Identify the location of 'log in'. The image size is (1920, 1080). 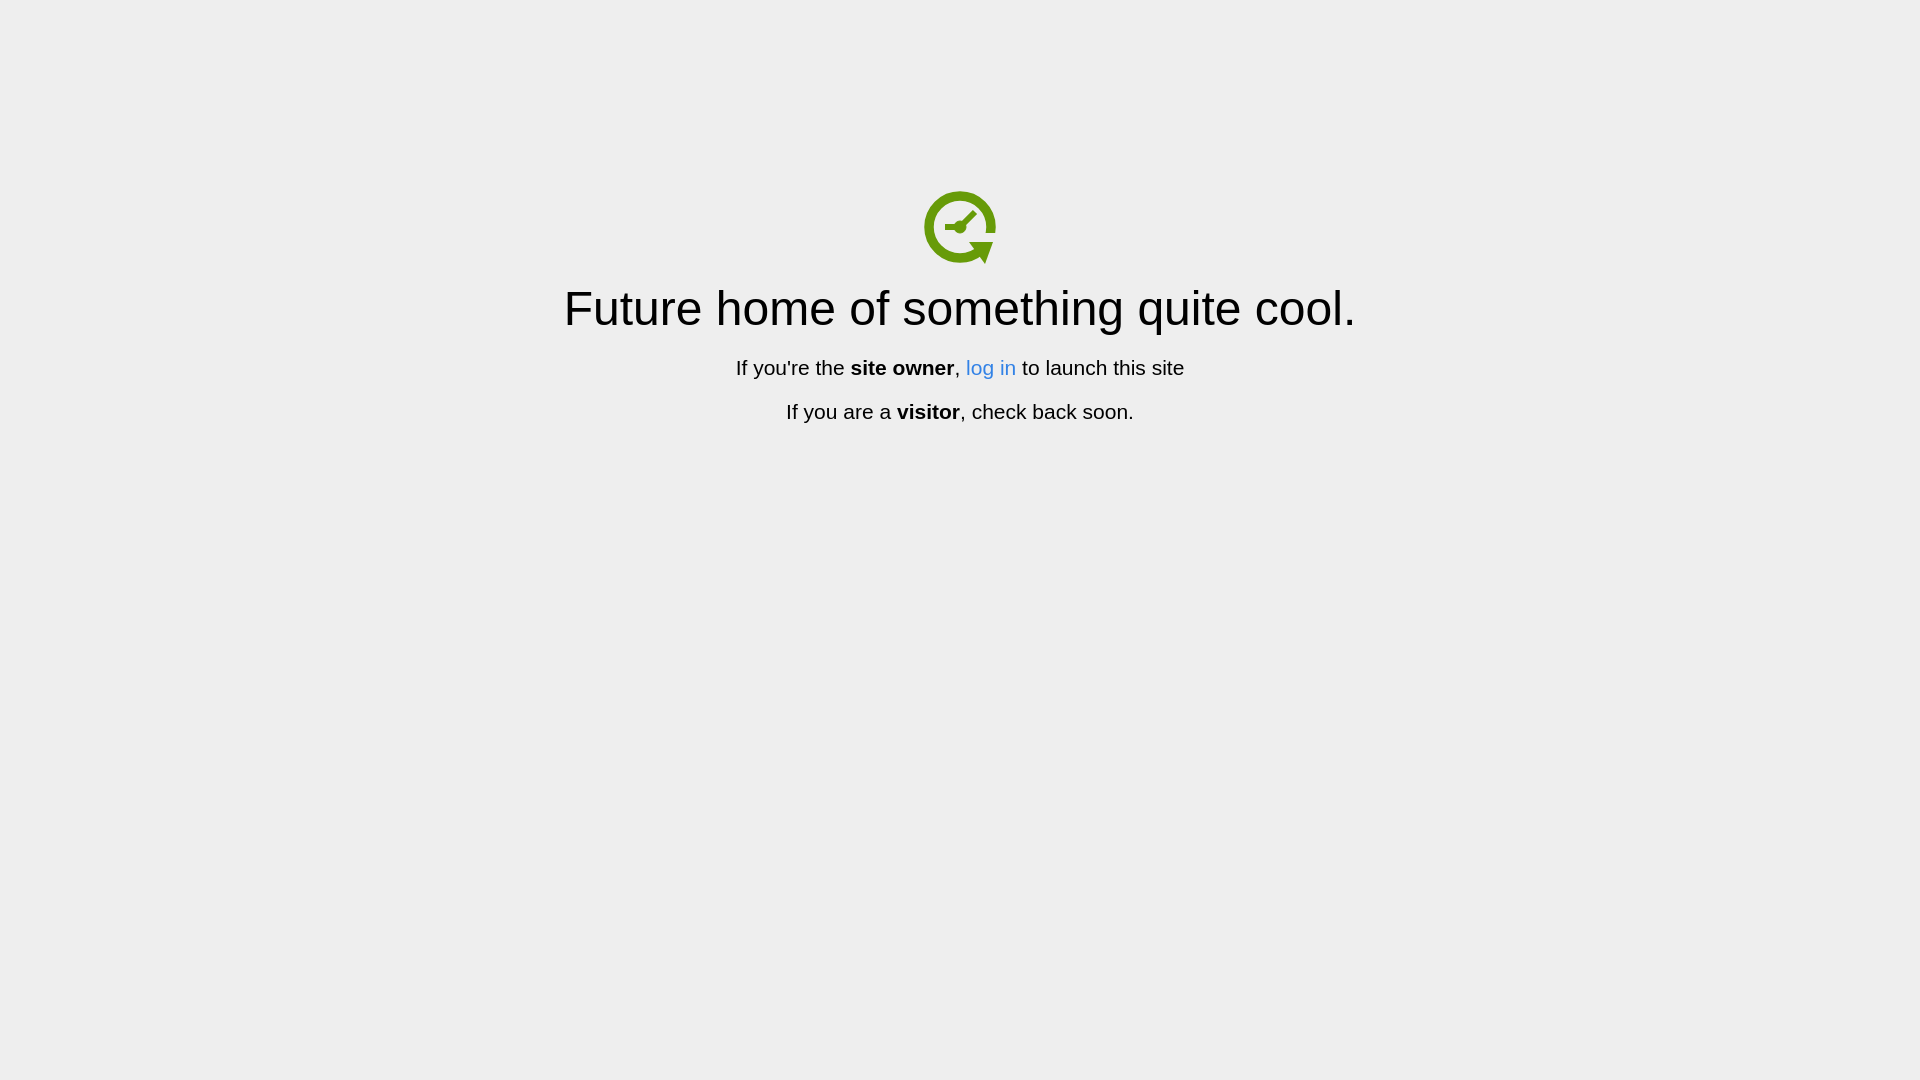
(990, 367).